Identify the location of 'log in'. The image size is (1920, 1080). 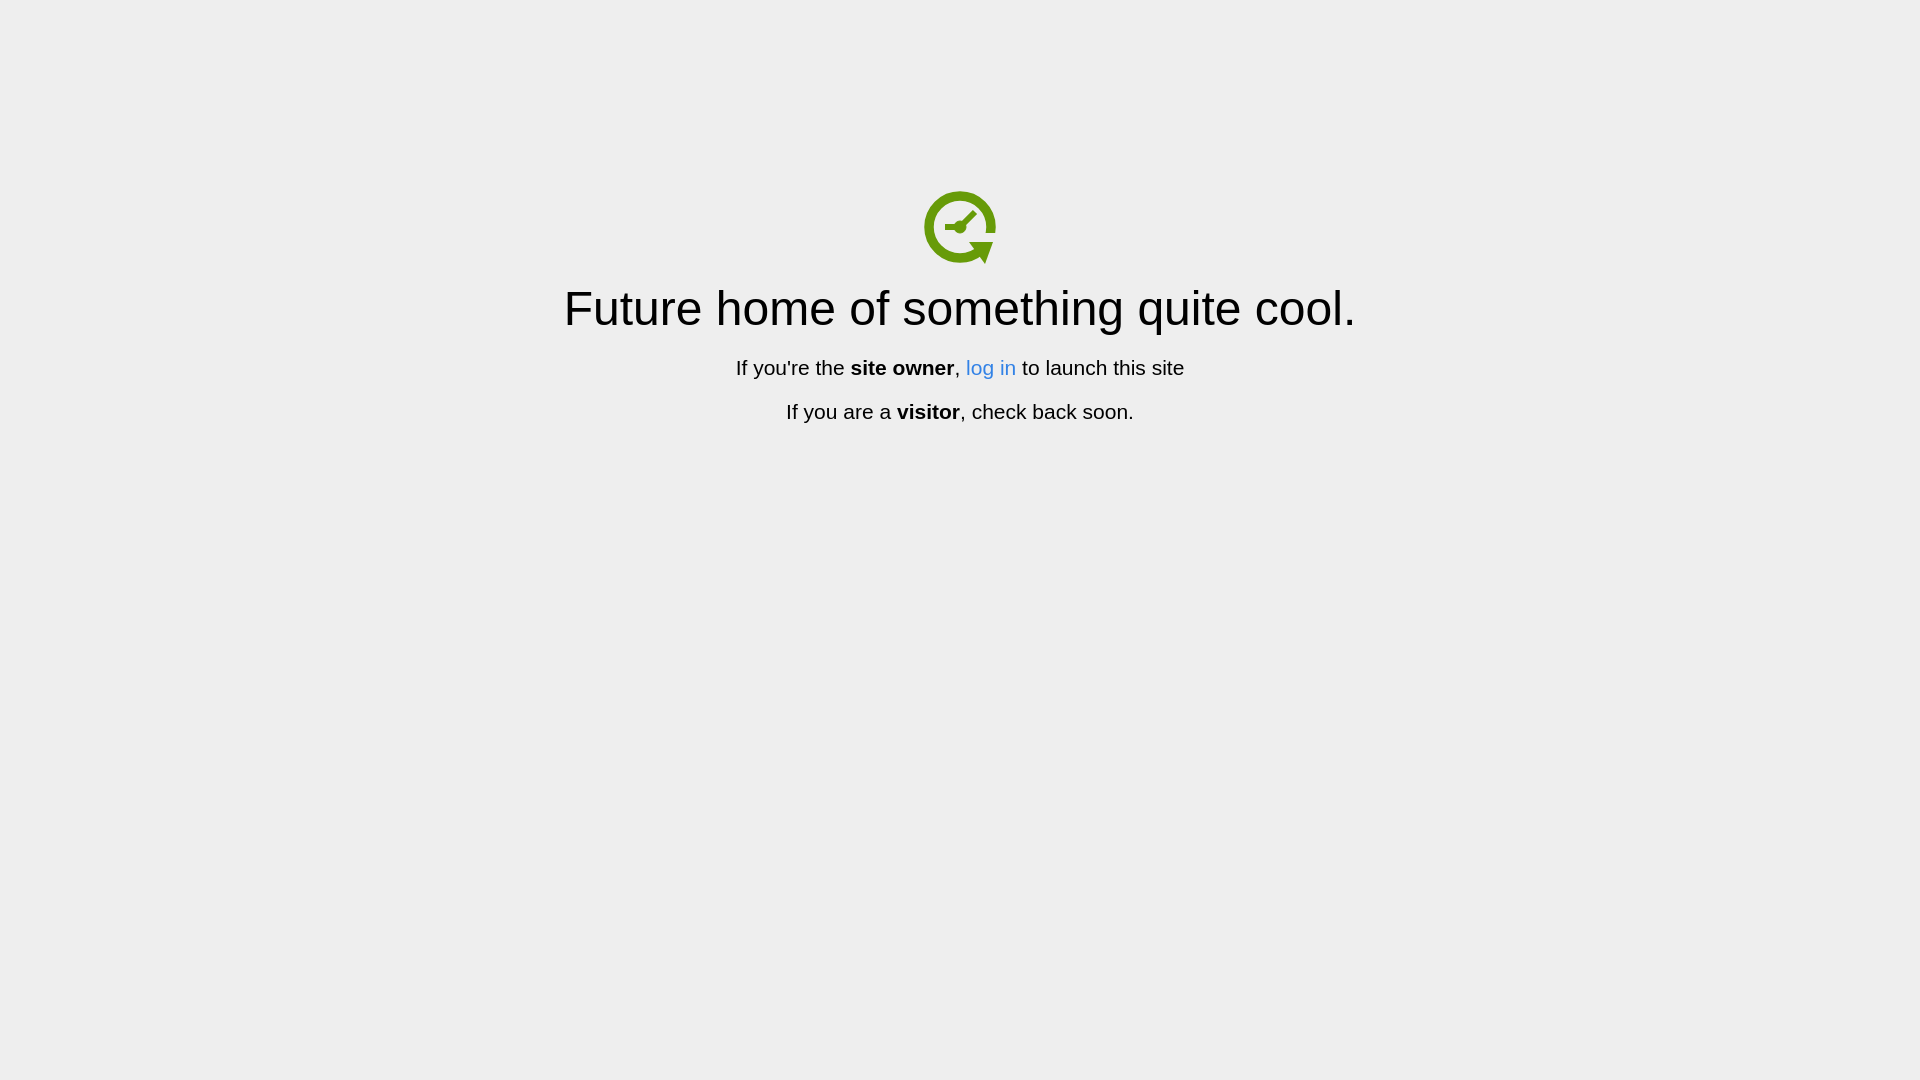
(990, 367).